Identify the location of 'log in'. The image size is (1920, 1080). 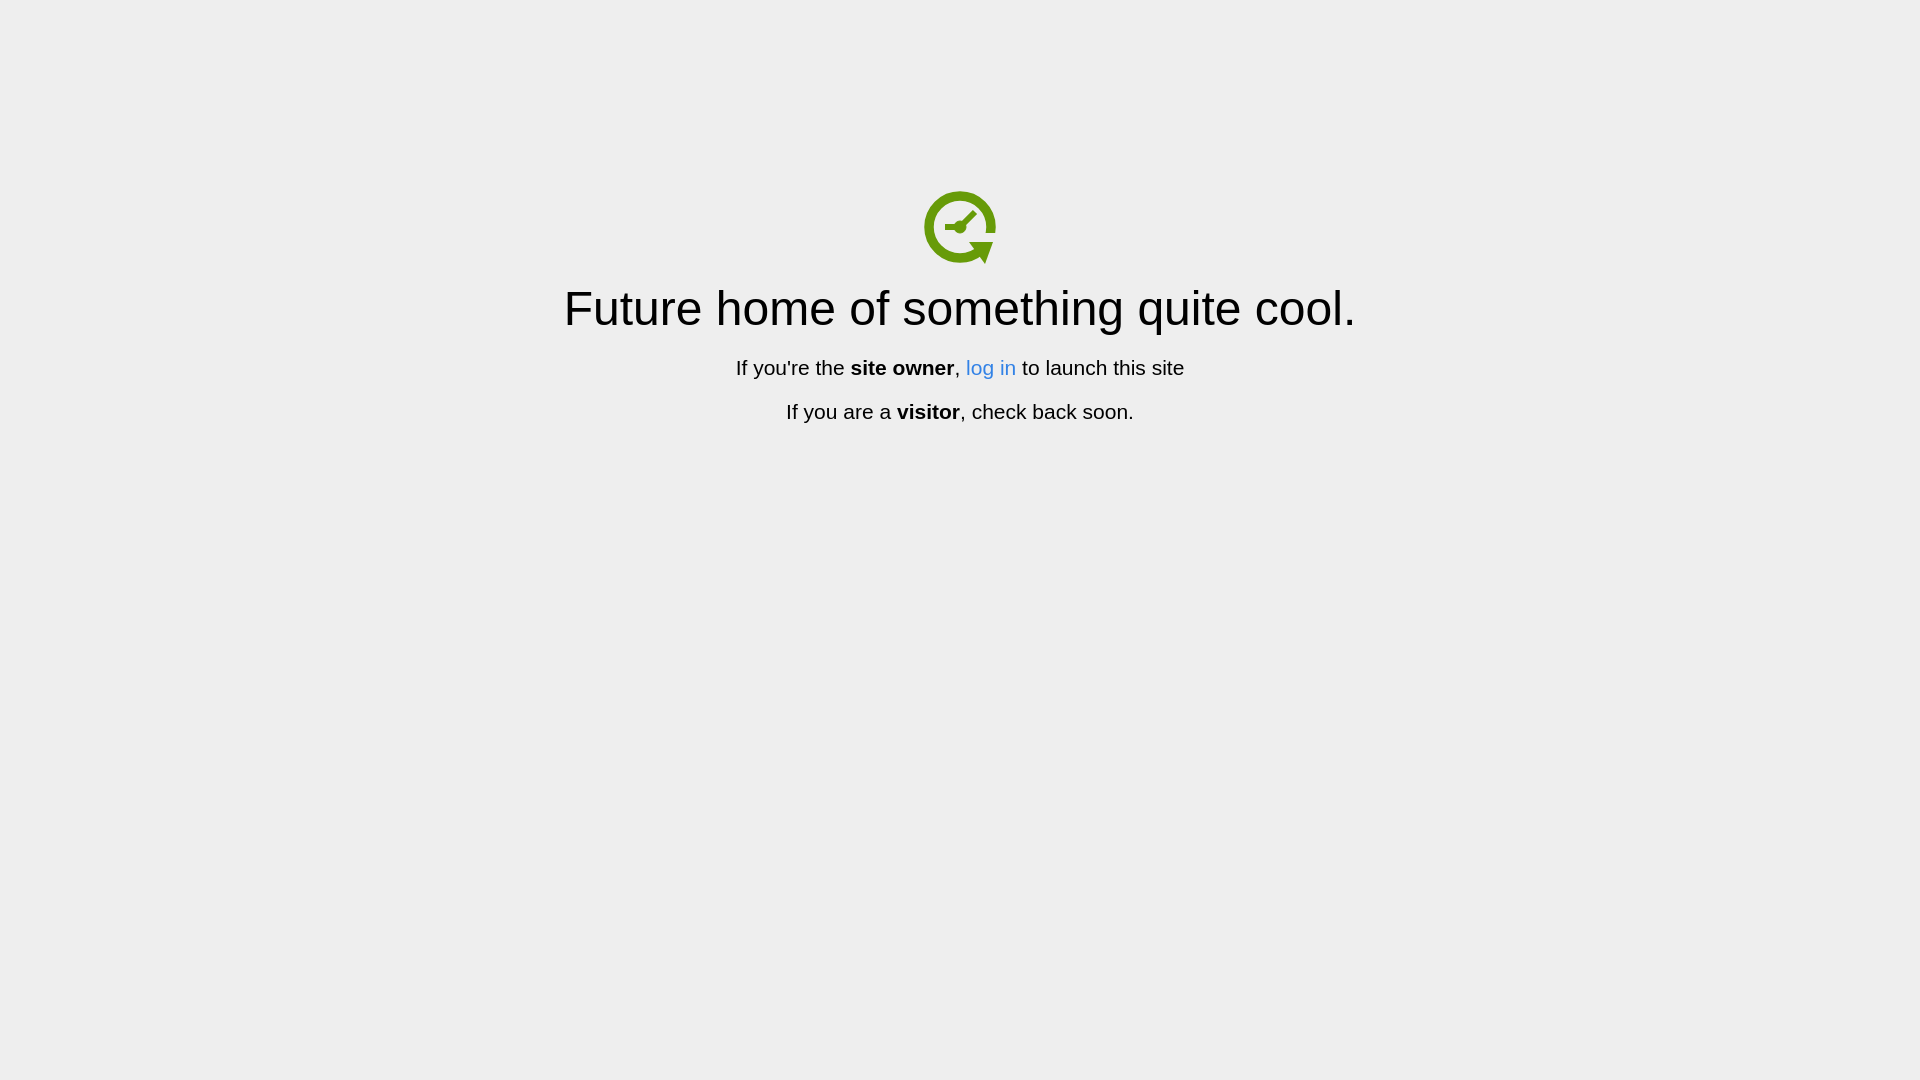
(990, 367).